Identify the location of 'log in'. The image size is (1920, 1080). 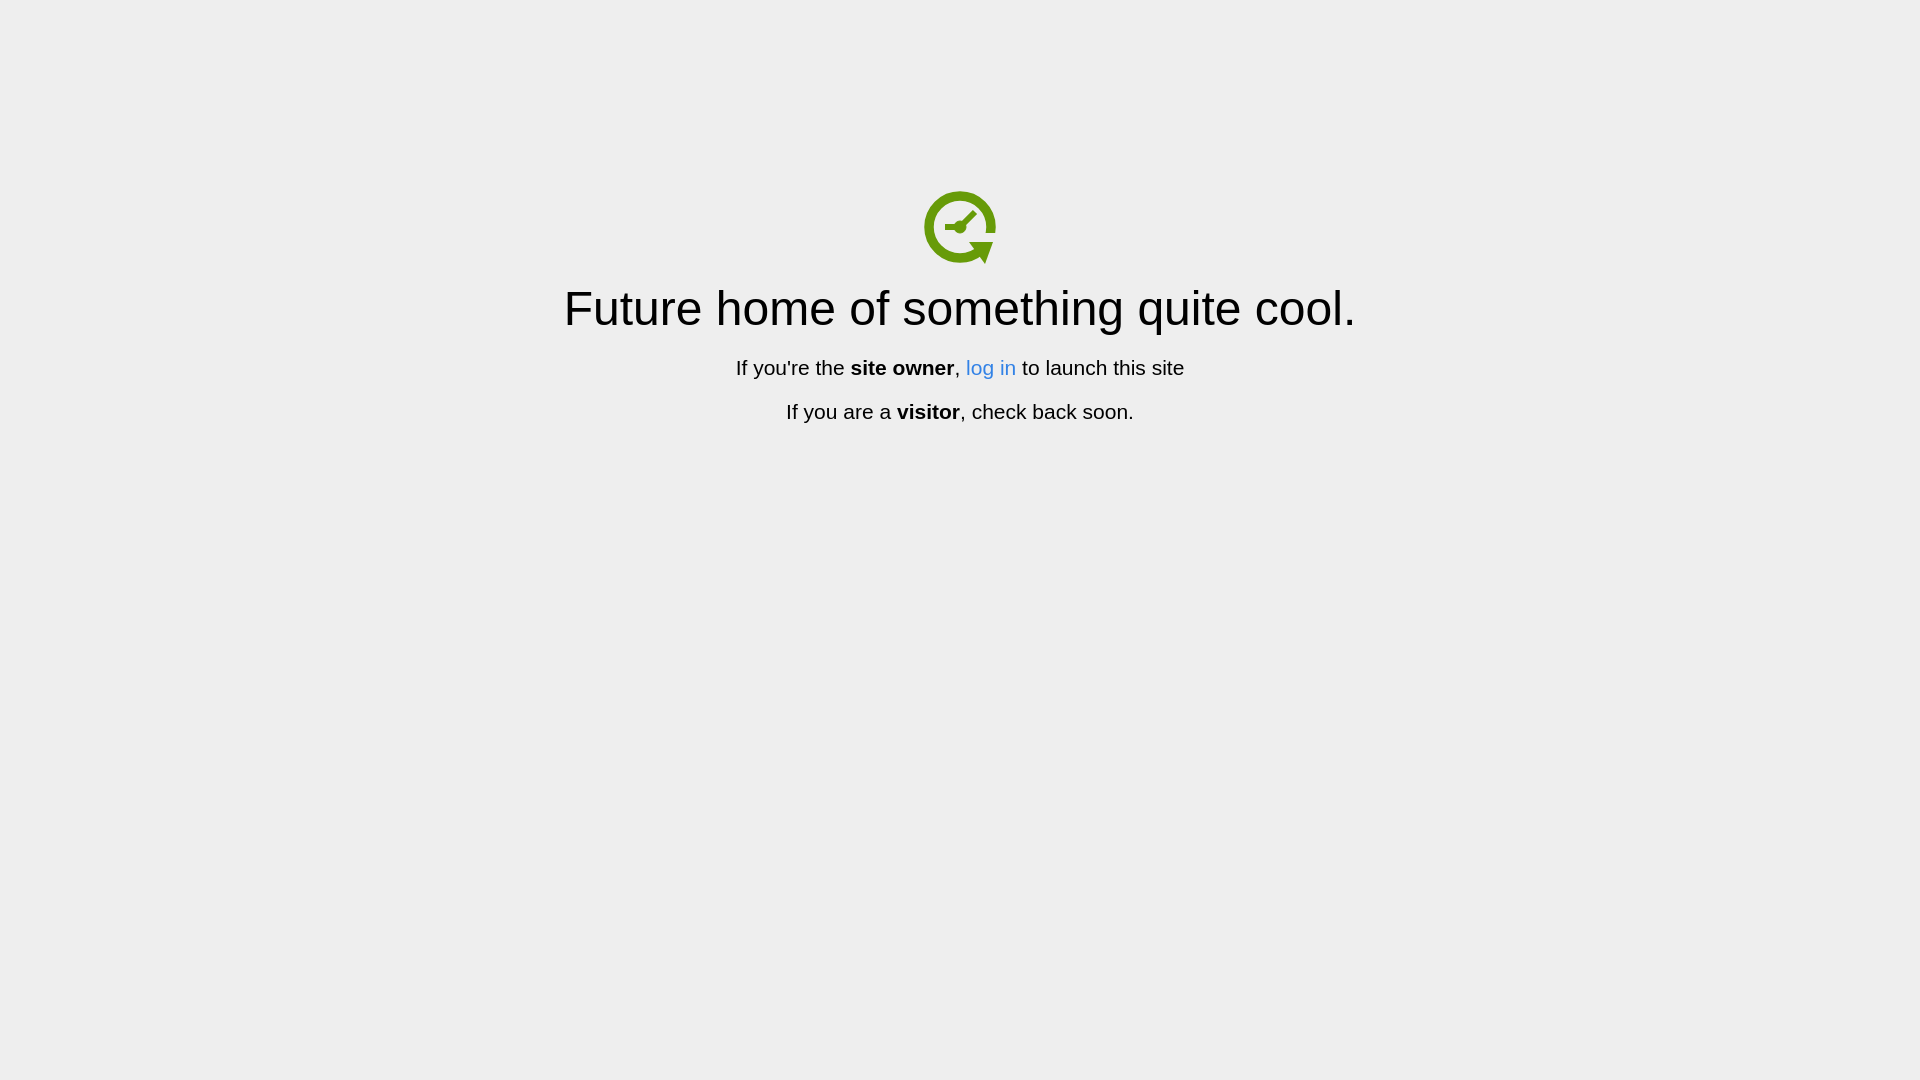
(990, 367).